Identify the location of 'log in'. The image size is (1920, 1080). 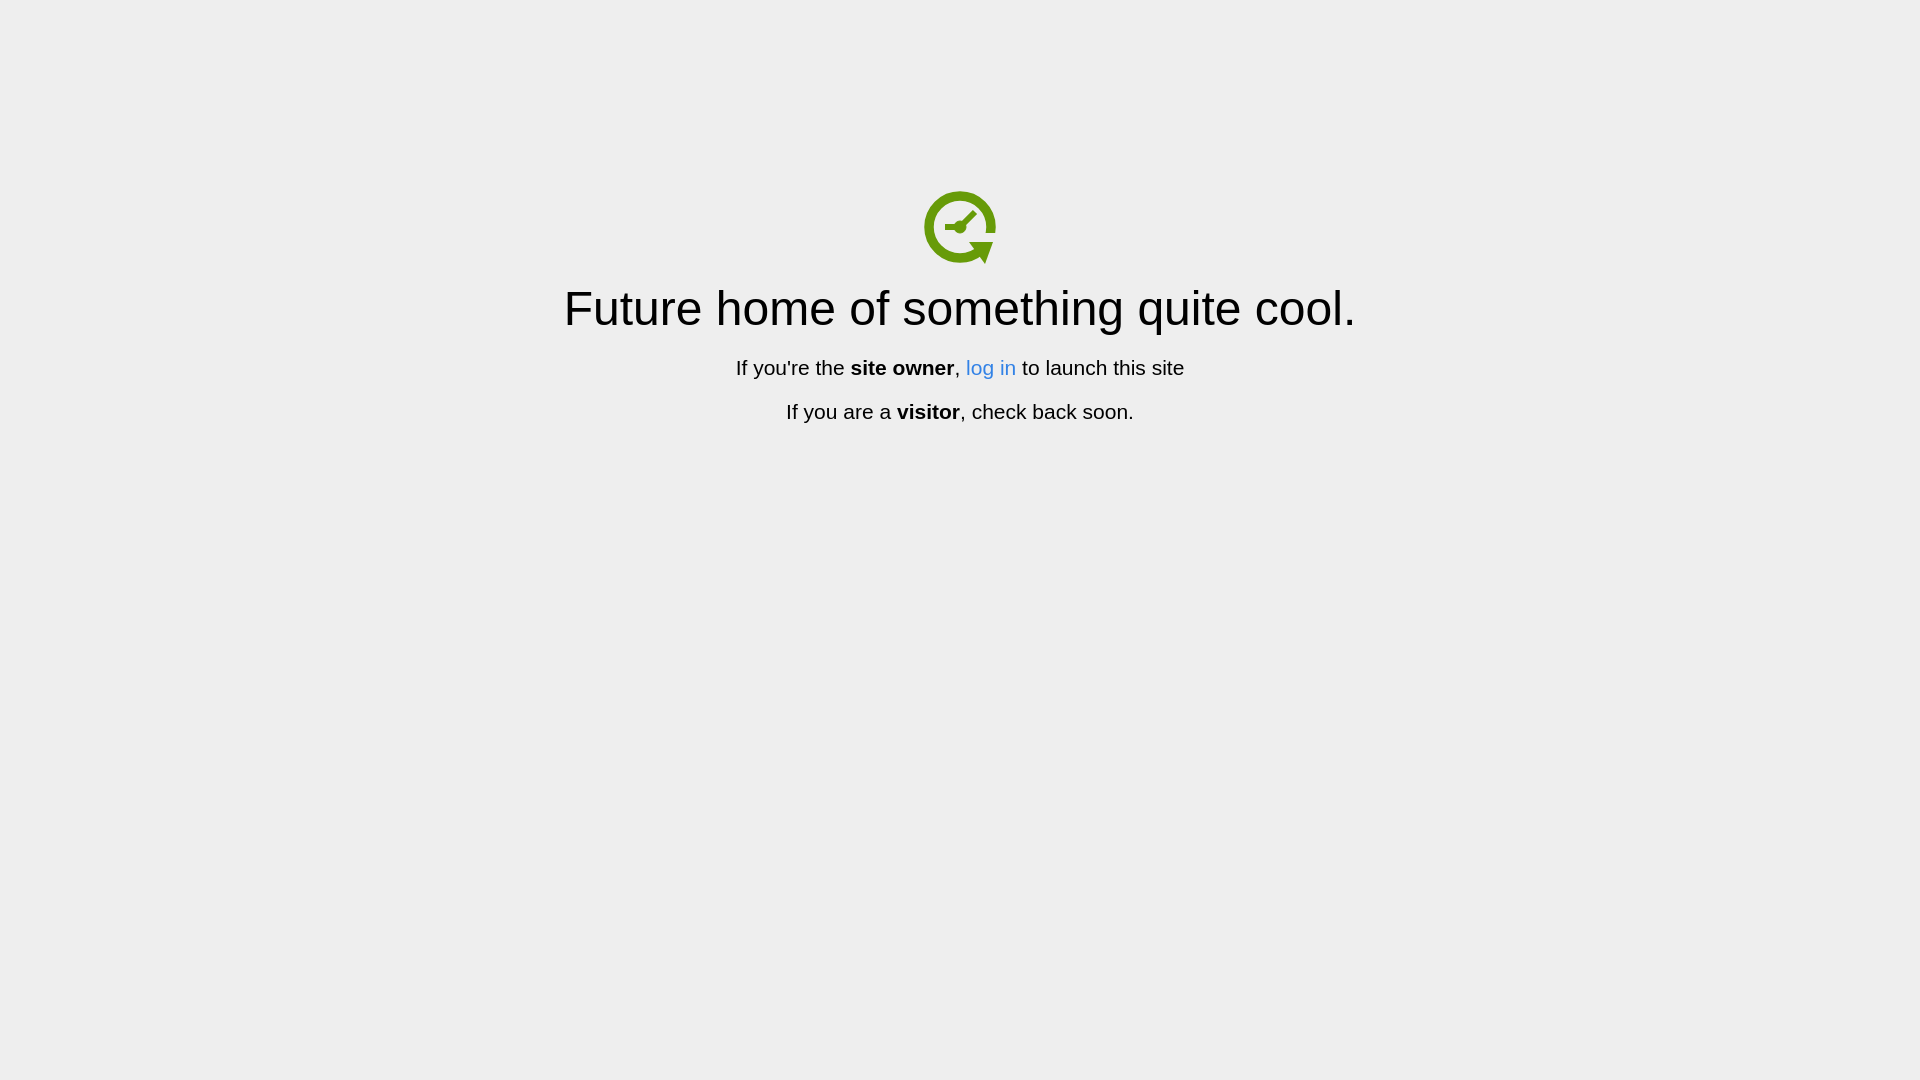
(990, 367).